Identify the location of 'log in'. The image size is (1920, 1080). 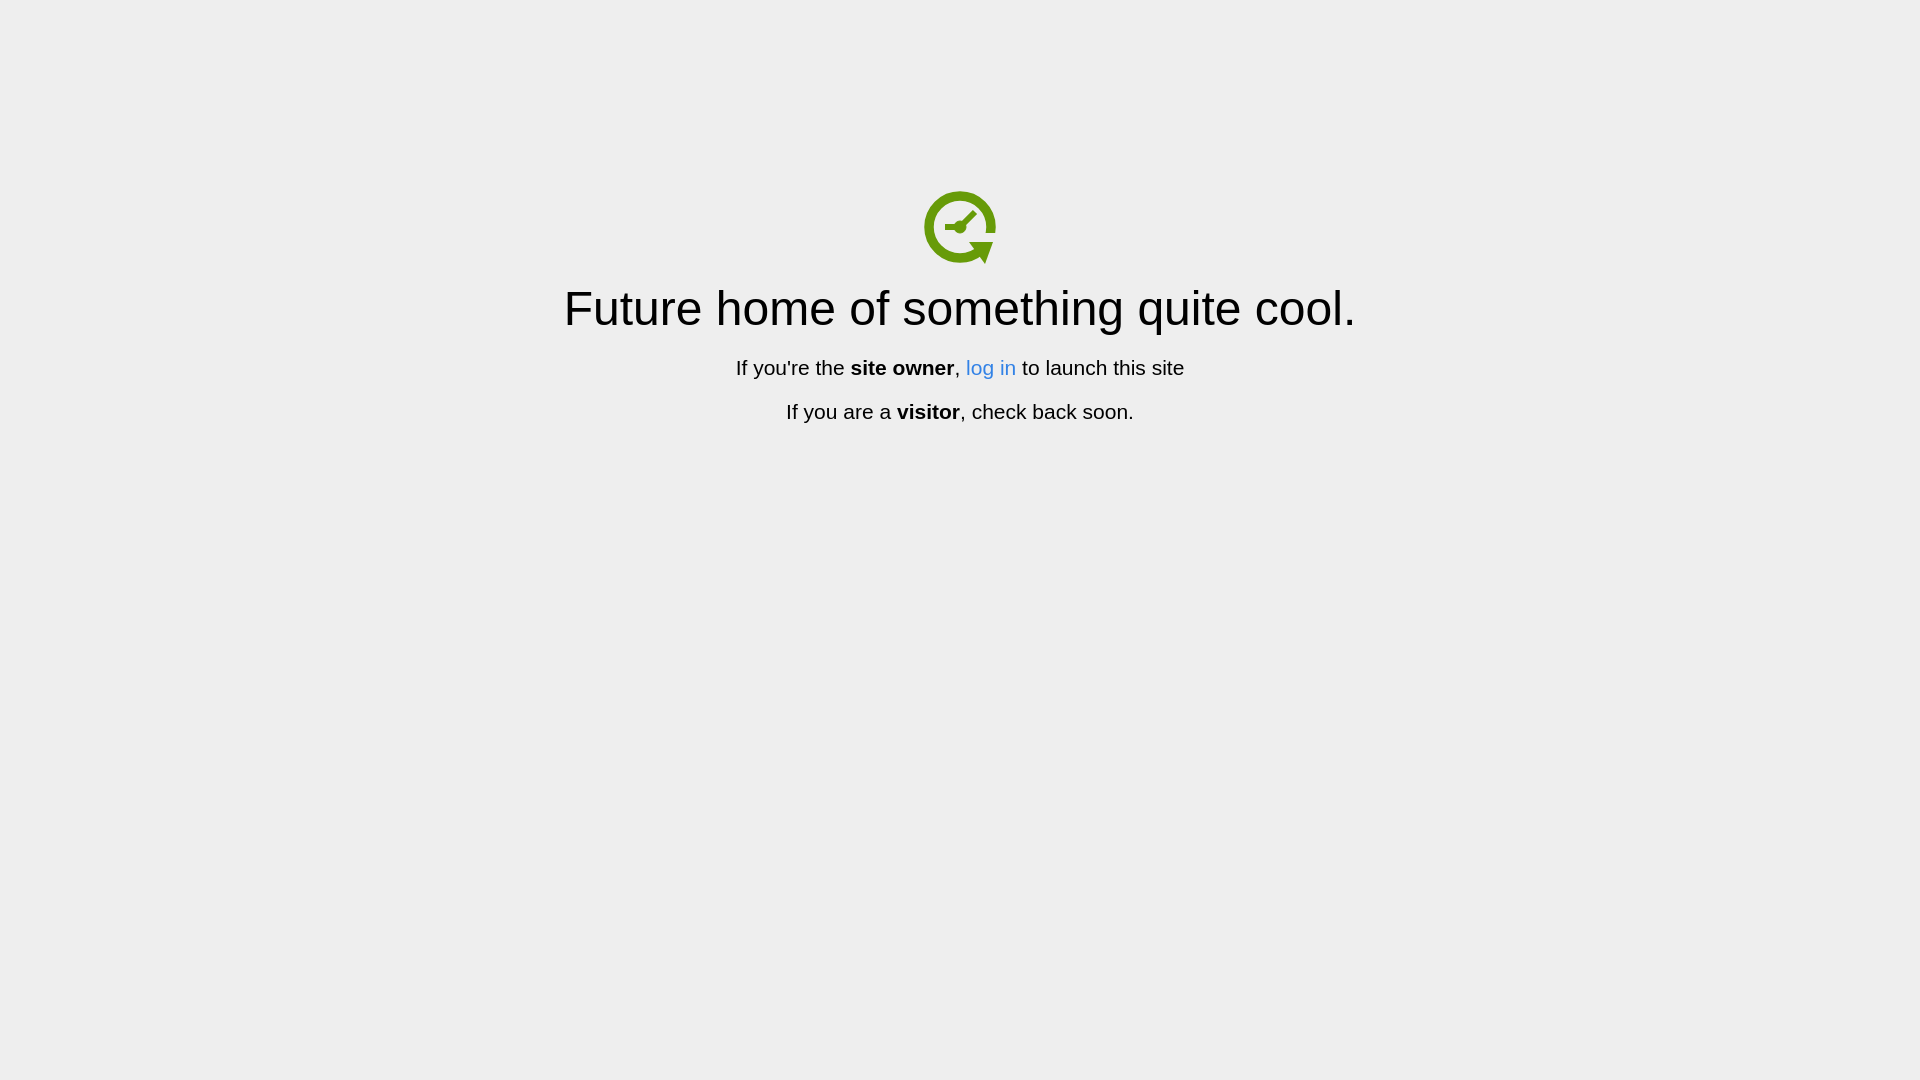
(990, 367).